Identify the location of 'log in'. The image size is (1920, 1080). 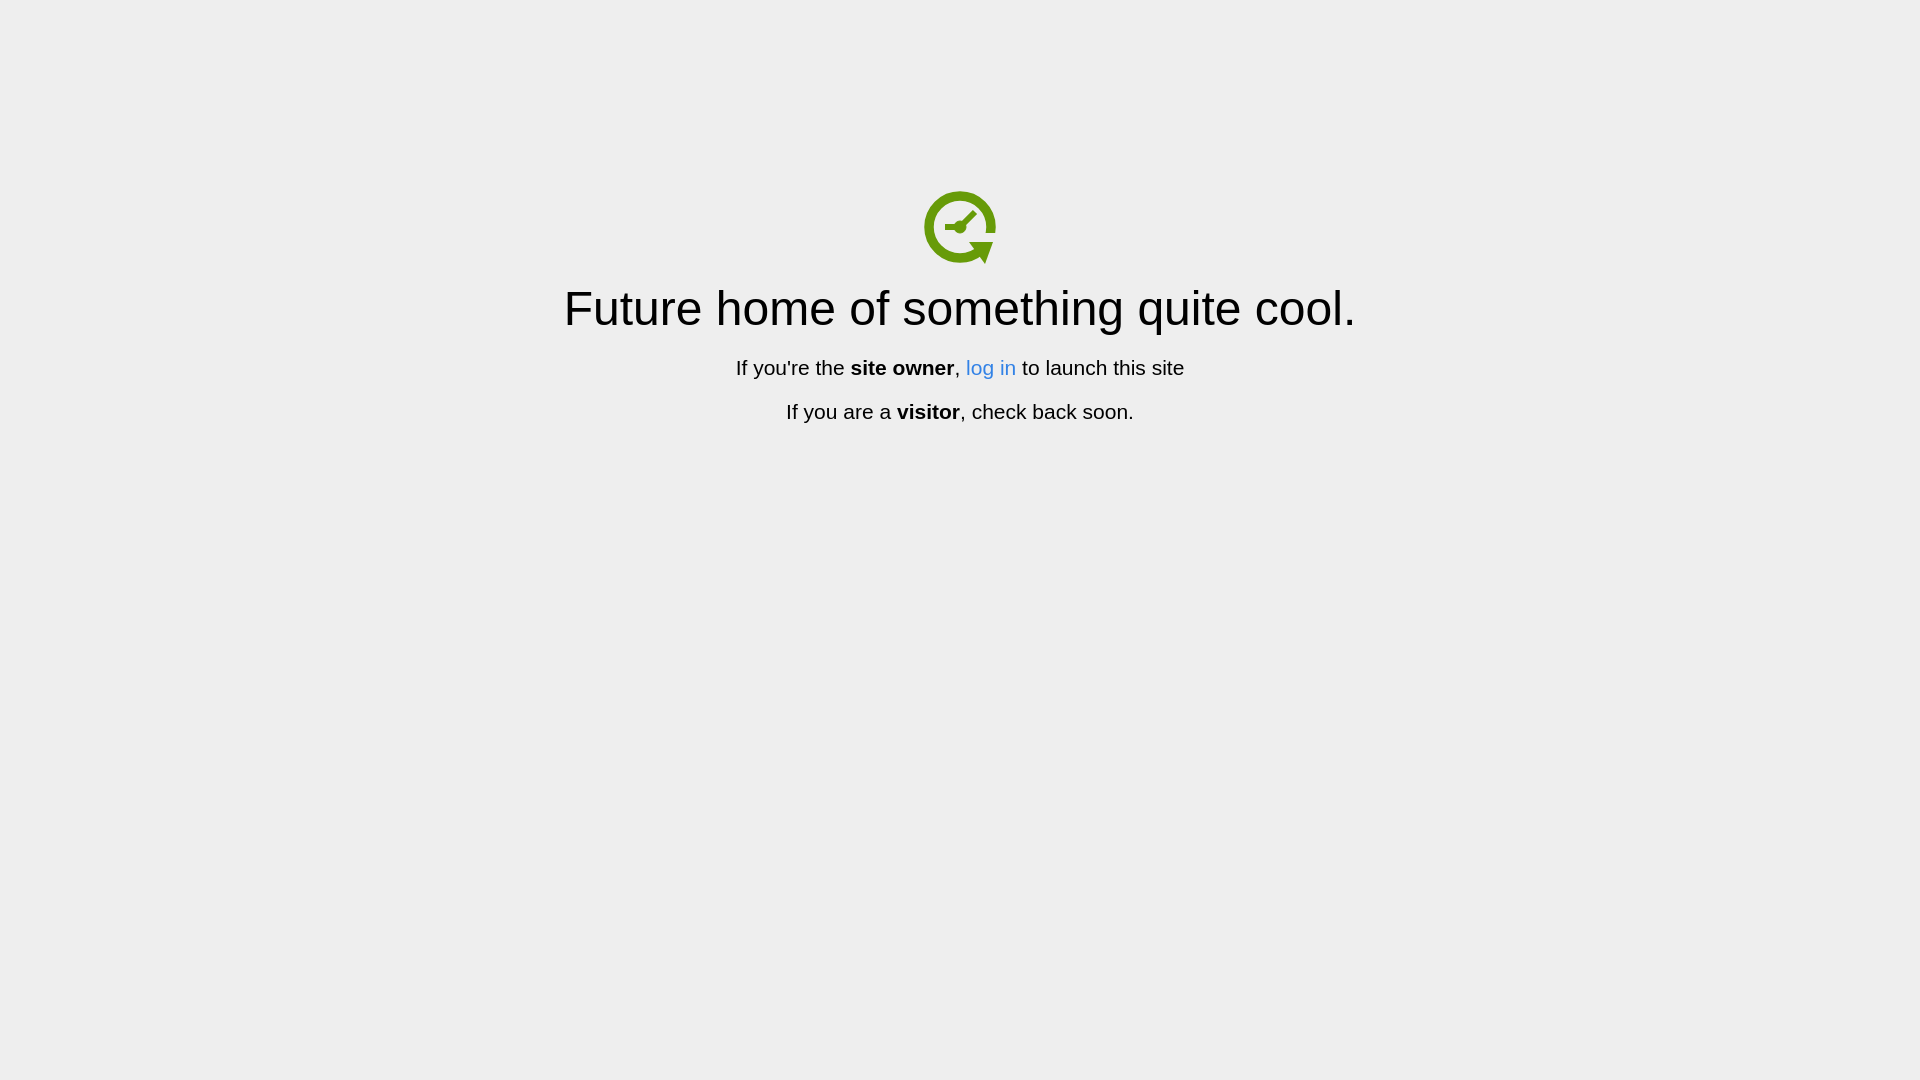
(990, 367).